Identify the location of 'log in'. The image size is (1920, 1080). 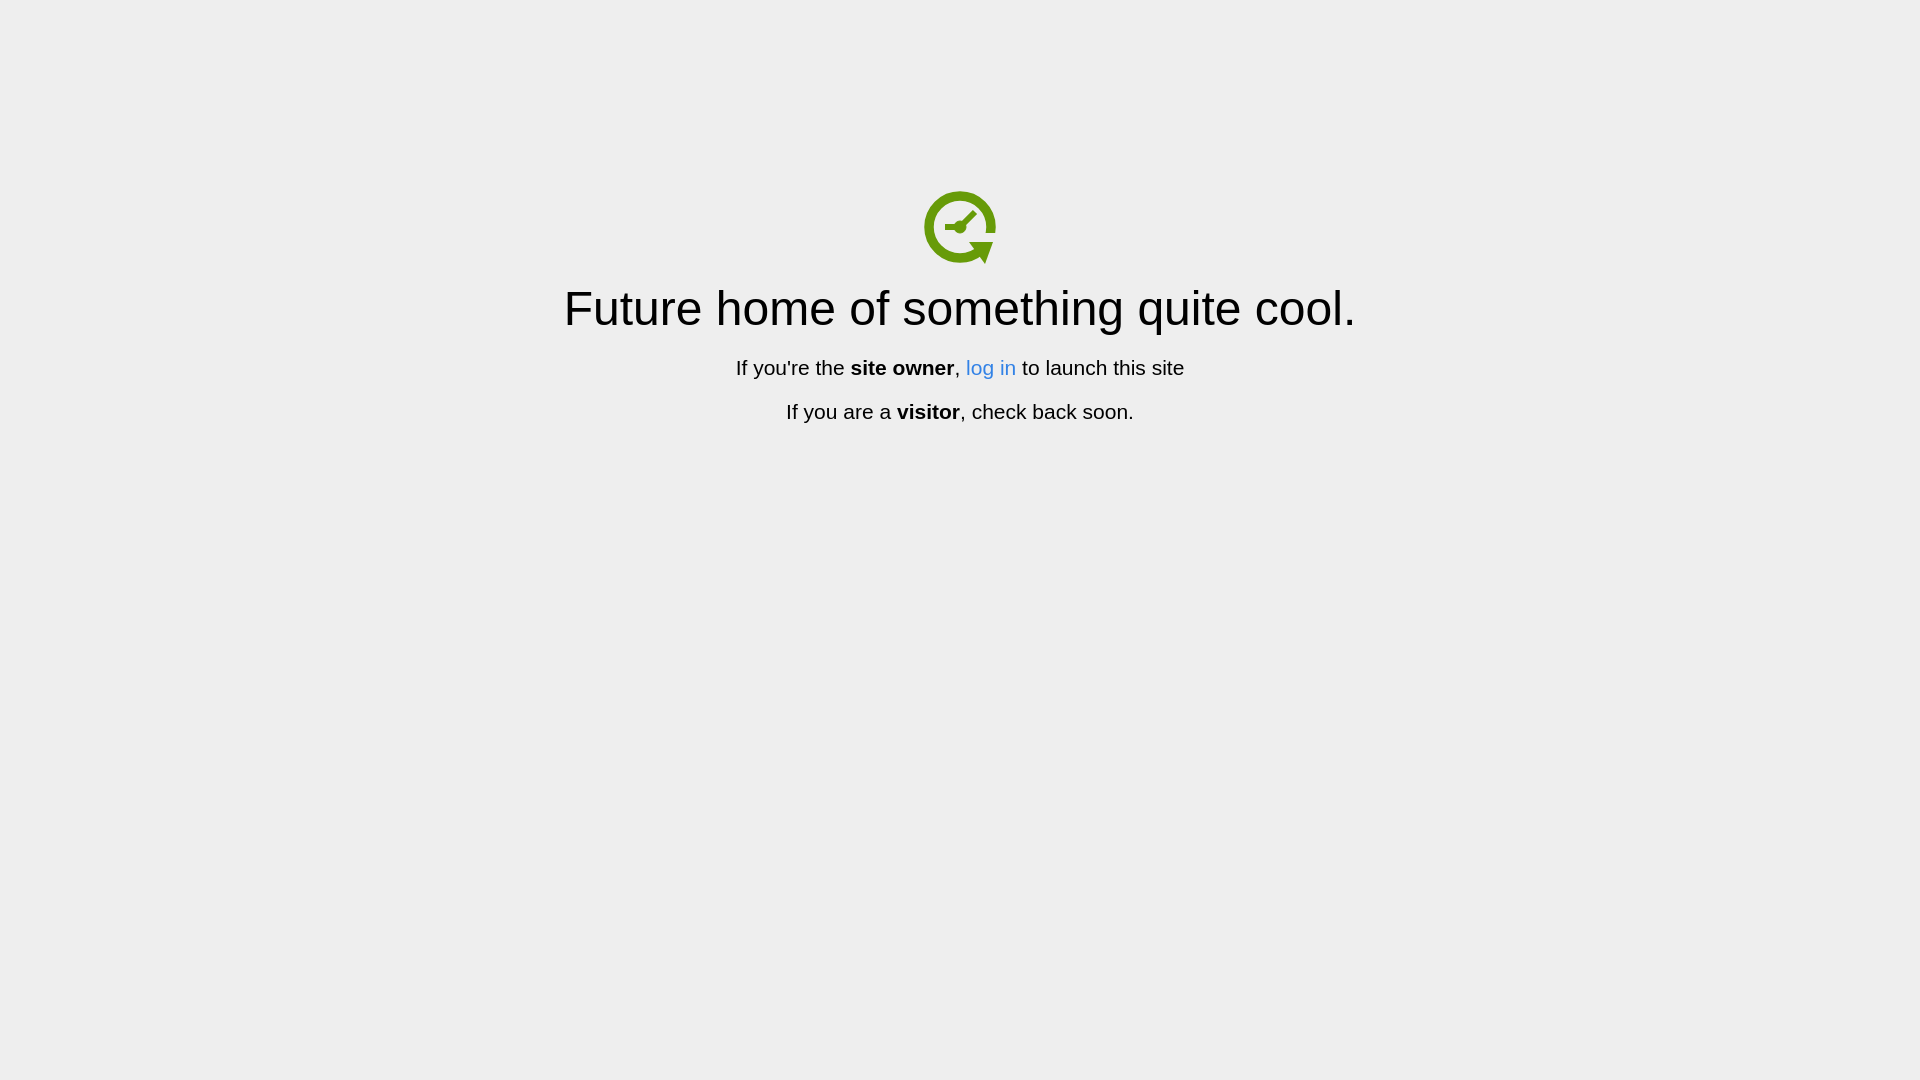
(990, 367).